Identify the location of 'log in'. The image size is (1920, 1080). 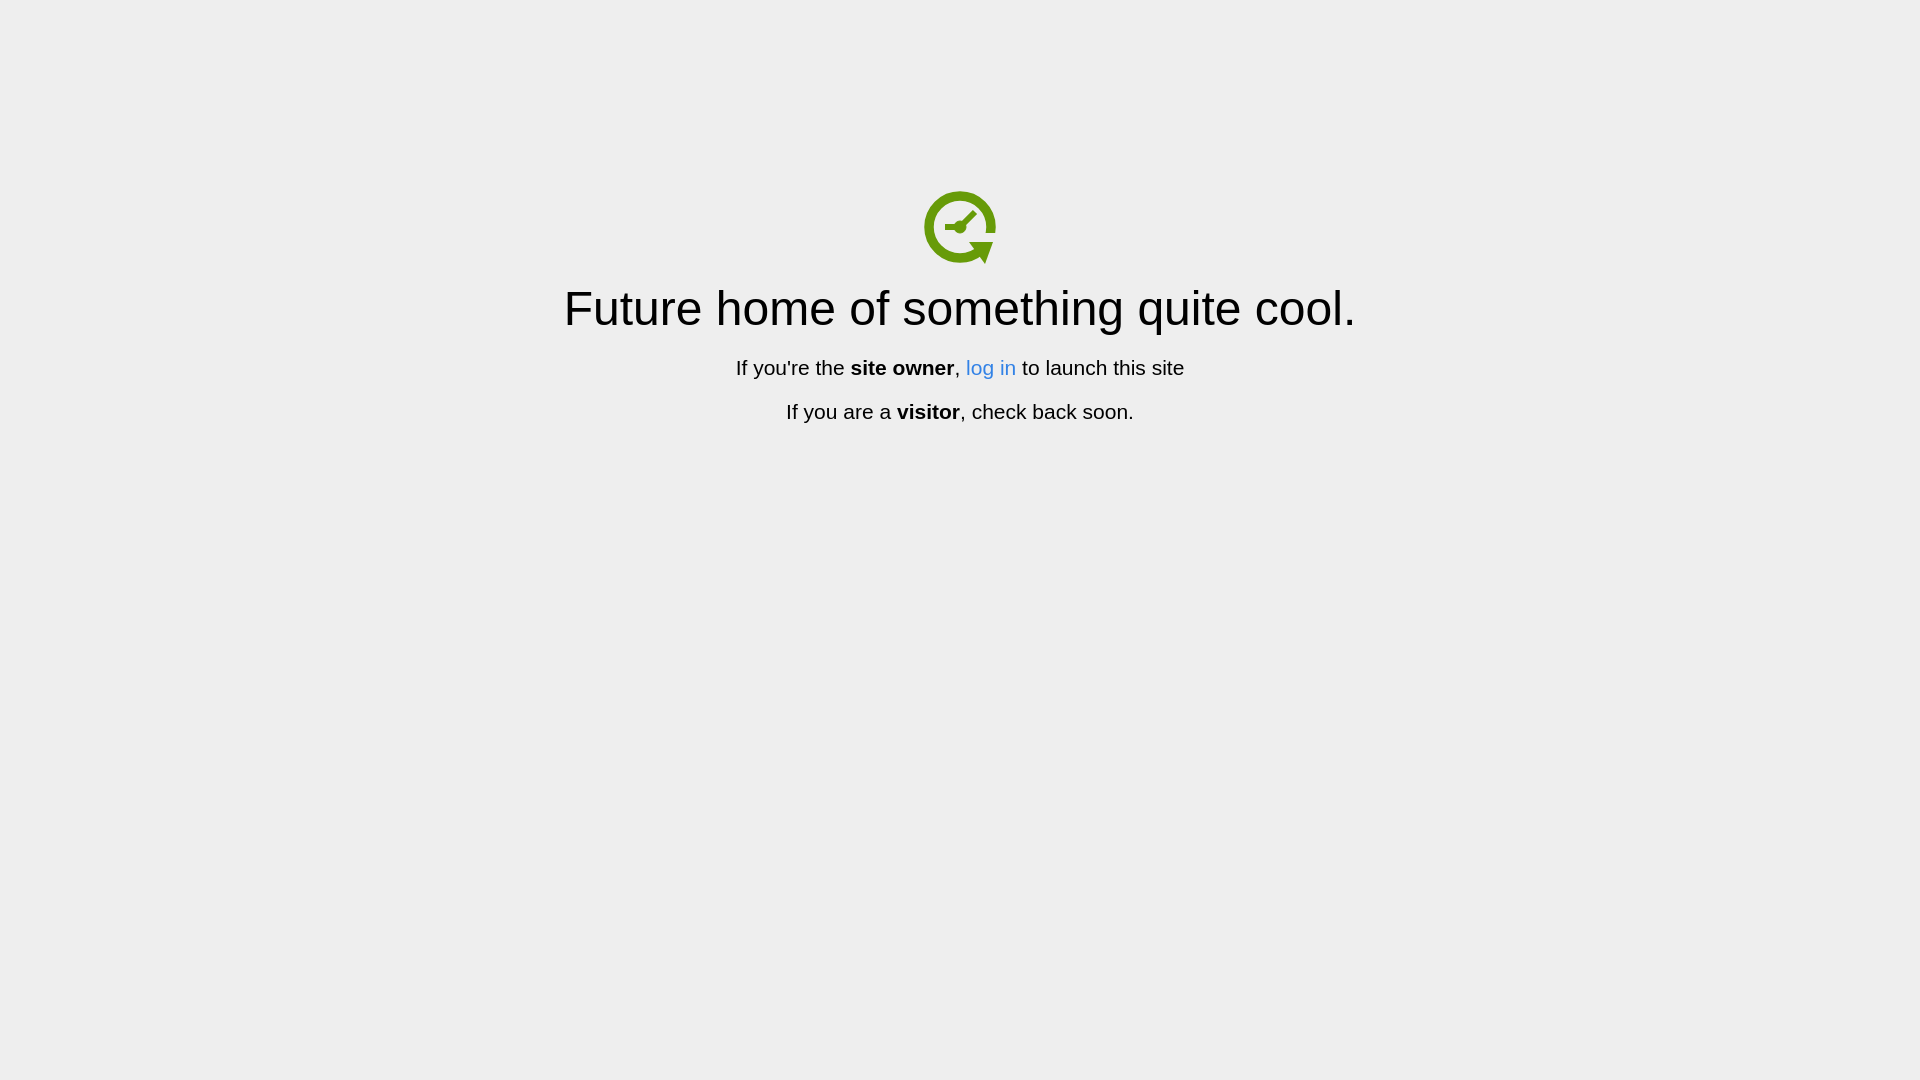
(990, 367).